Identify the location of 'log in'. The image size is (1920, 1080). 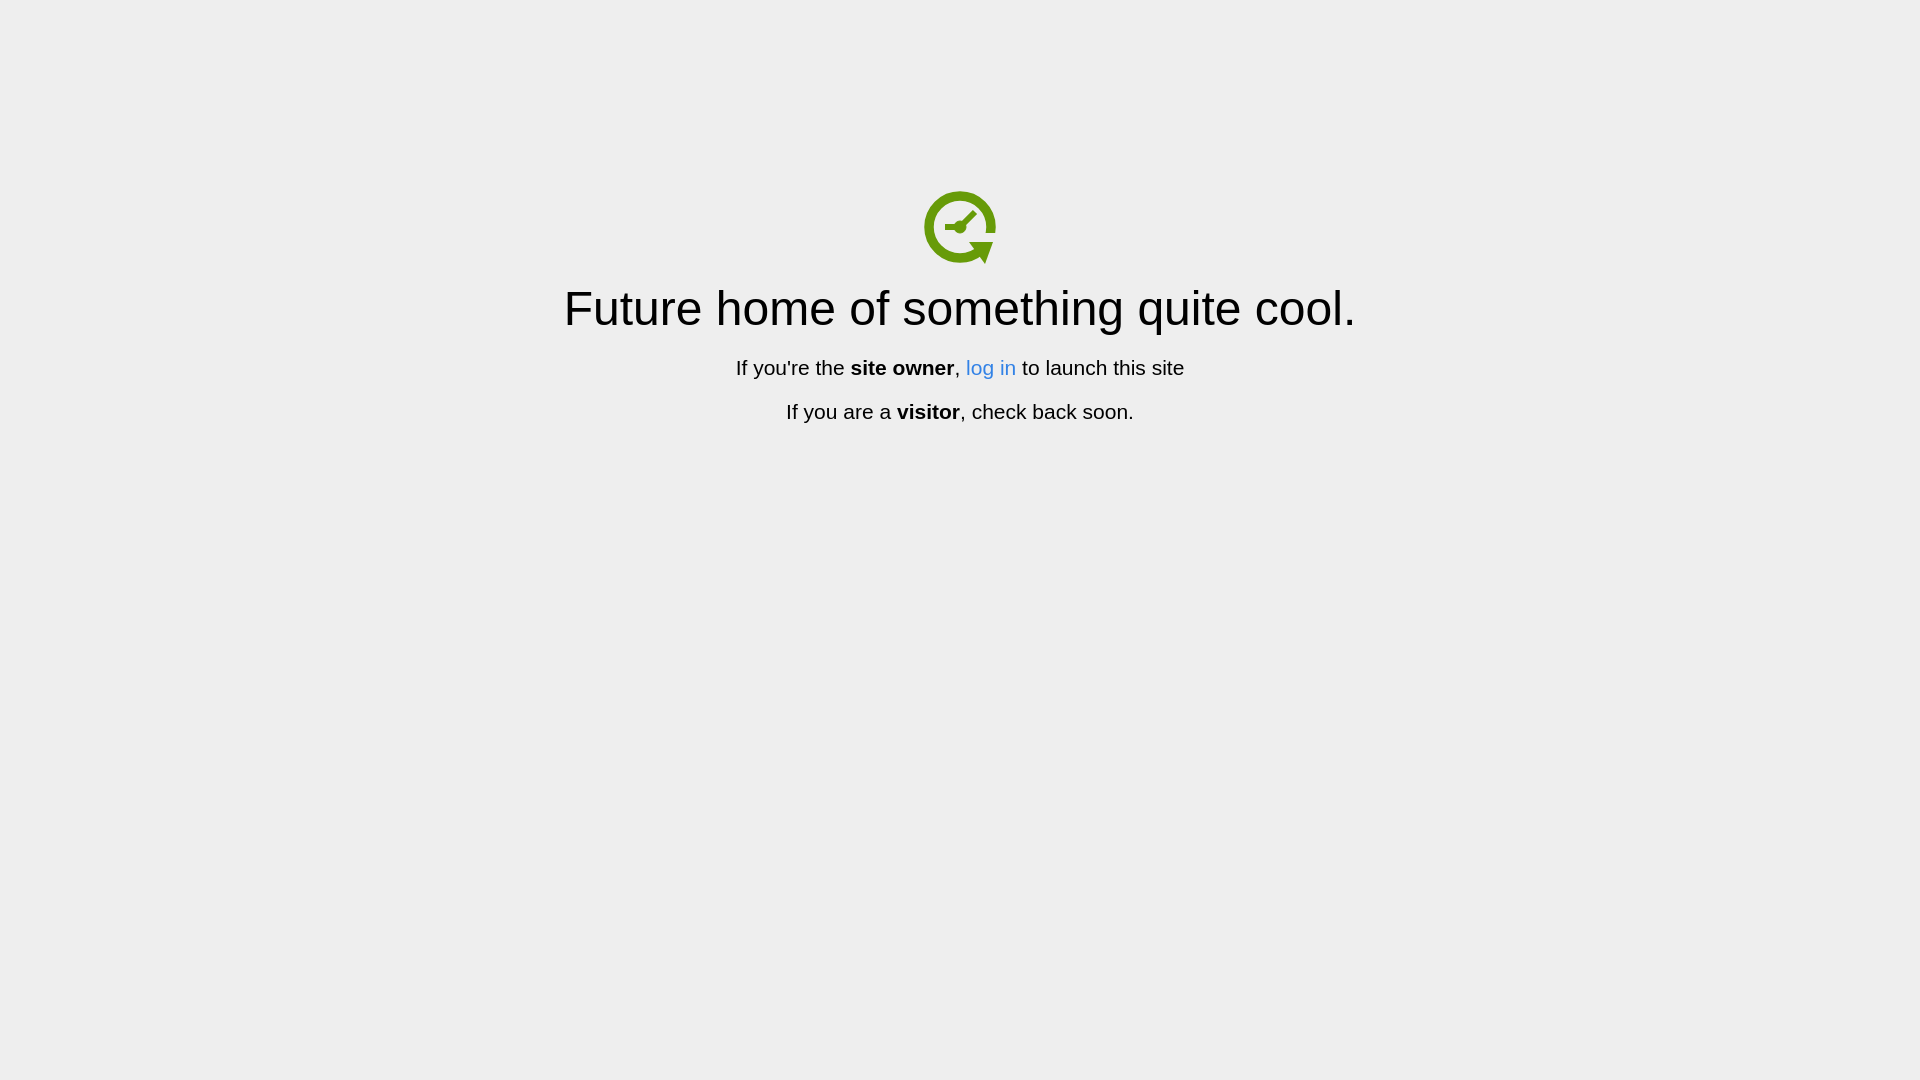
(990, 367).